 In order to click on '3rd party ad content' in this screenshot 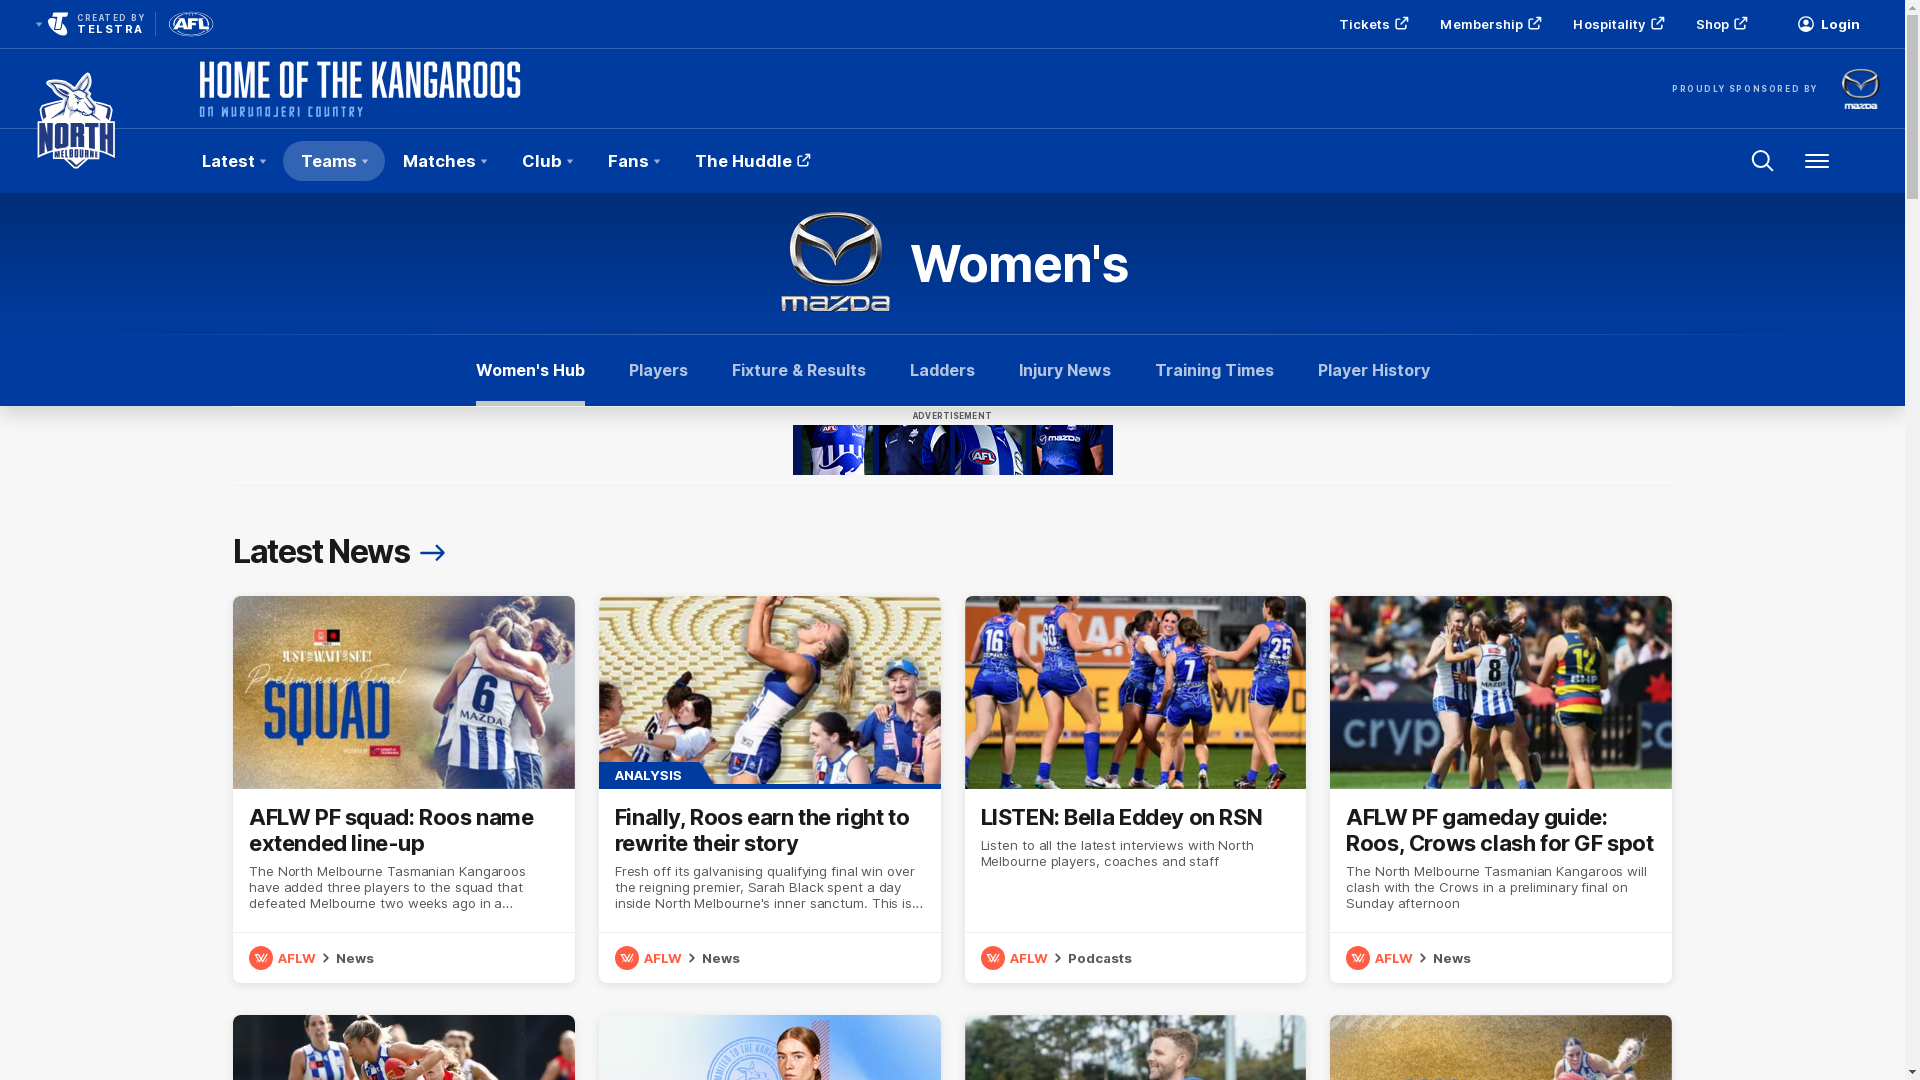, I will do `click(950, 450)`.